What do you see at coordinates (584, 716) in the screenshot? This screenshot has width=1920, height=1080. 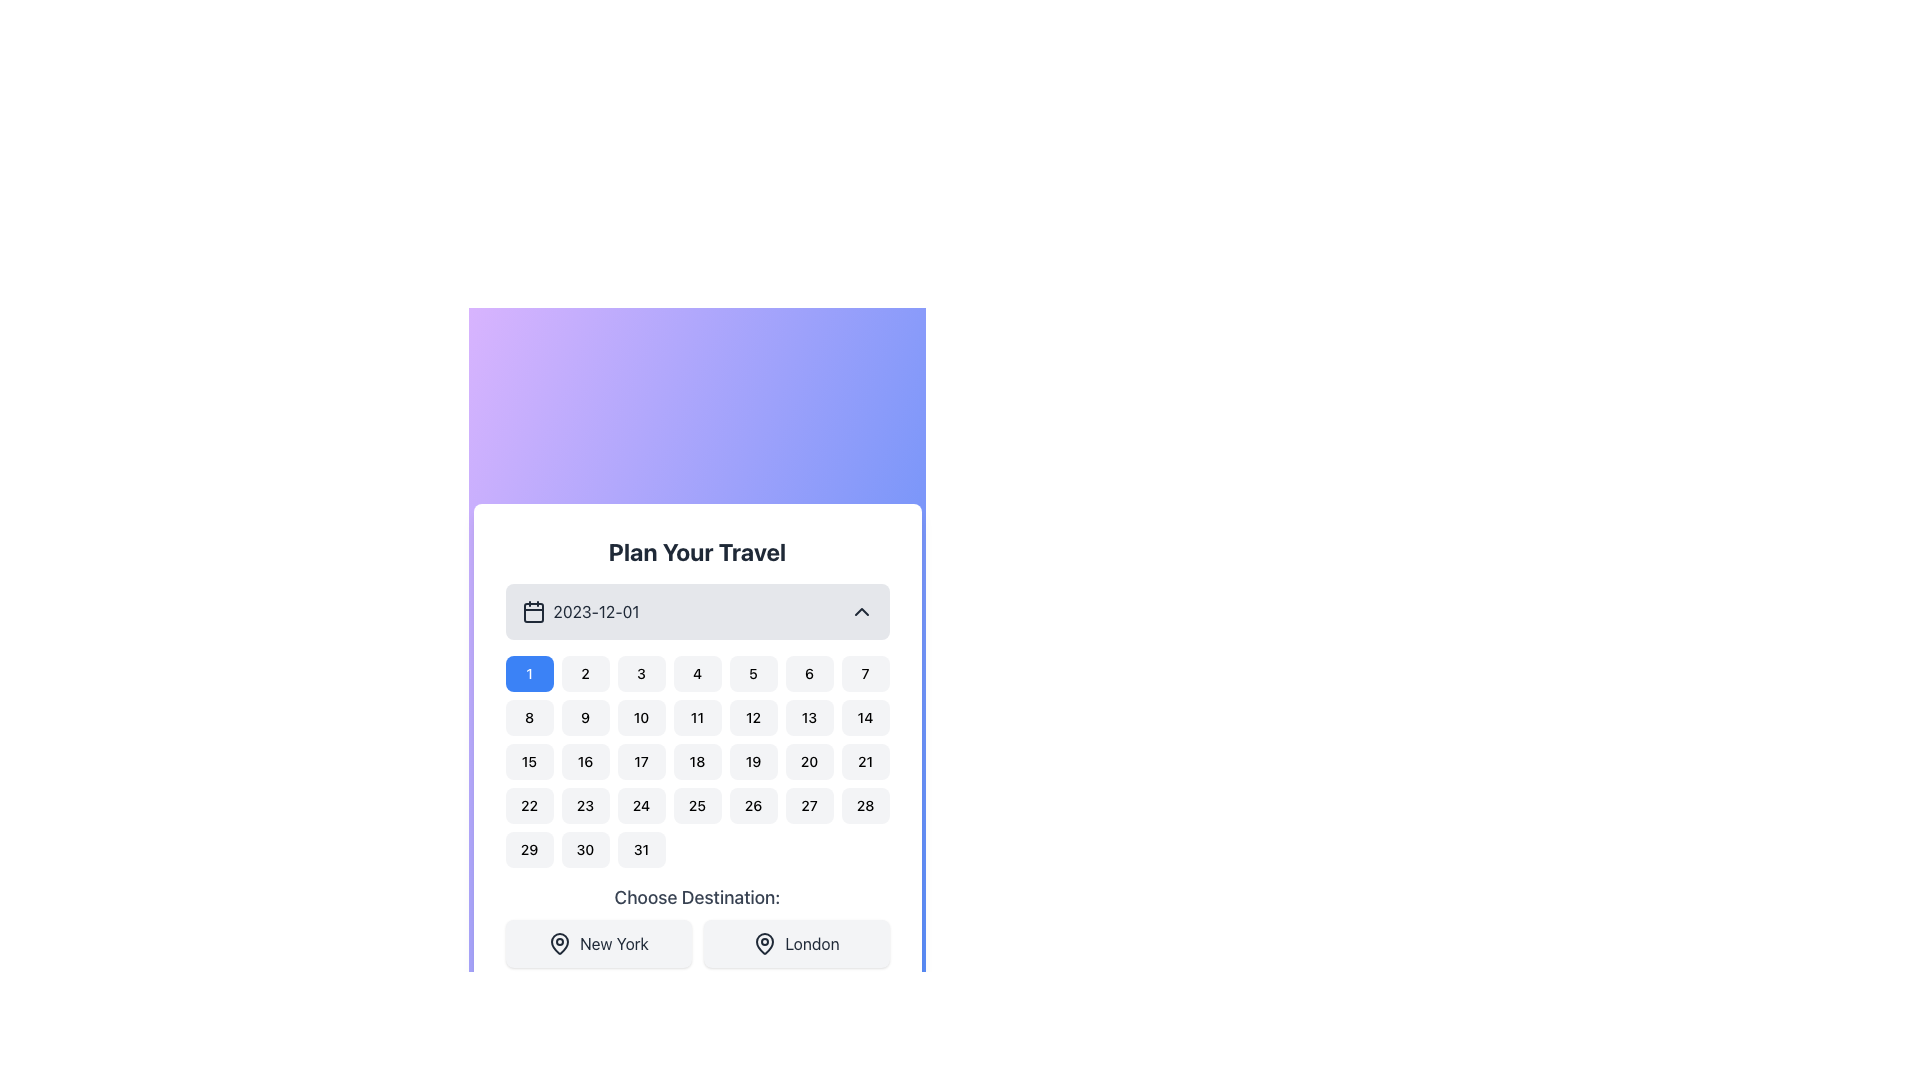 I see `the selectable date button for the 9th in the calendar interface` at bounding box center [584, 716].